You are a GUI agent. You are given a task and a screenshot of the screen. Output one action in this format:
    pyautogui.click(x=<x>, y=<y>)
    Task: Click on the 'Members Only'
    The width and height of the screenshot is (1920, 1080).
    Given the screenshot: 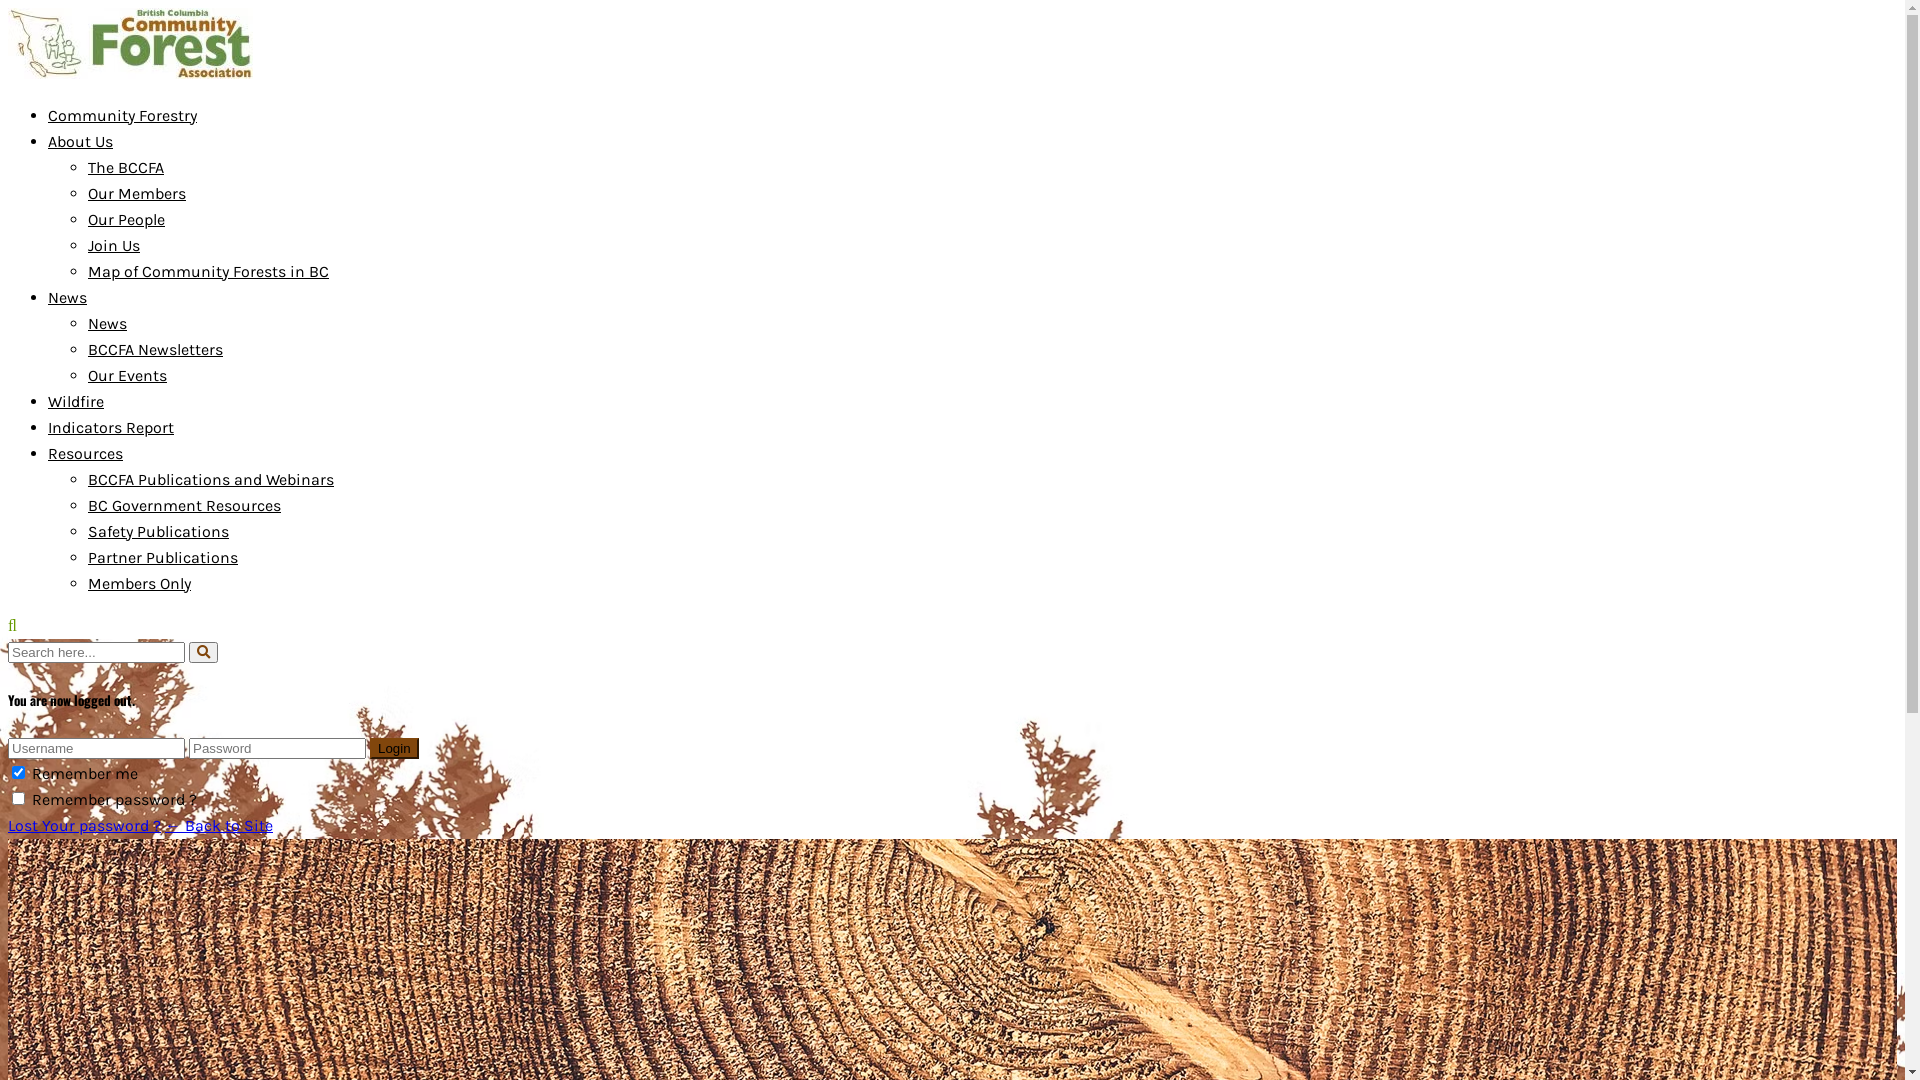 What is the action you would take?
    pyautogui.click(x=138, y=583)
    